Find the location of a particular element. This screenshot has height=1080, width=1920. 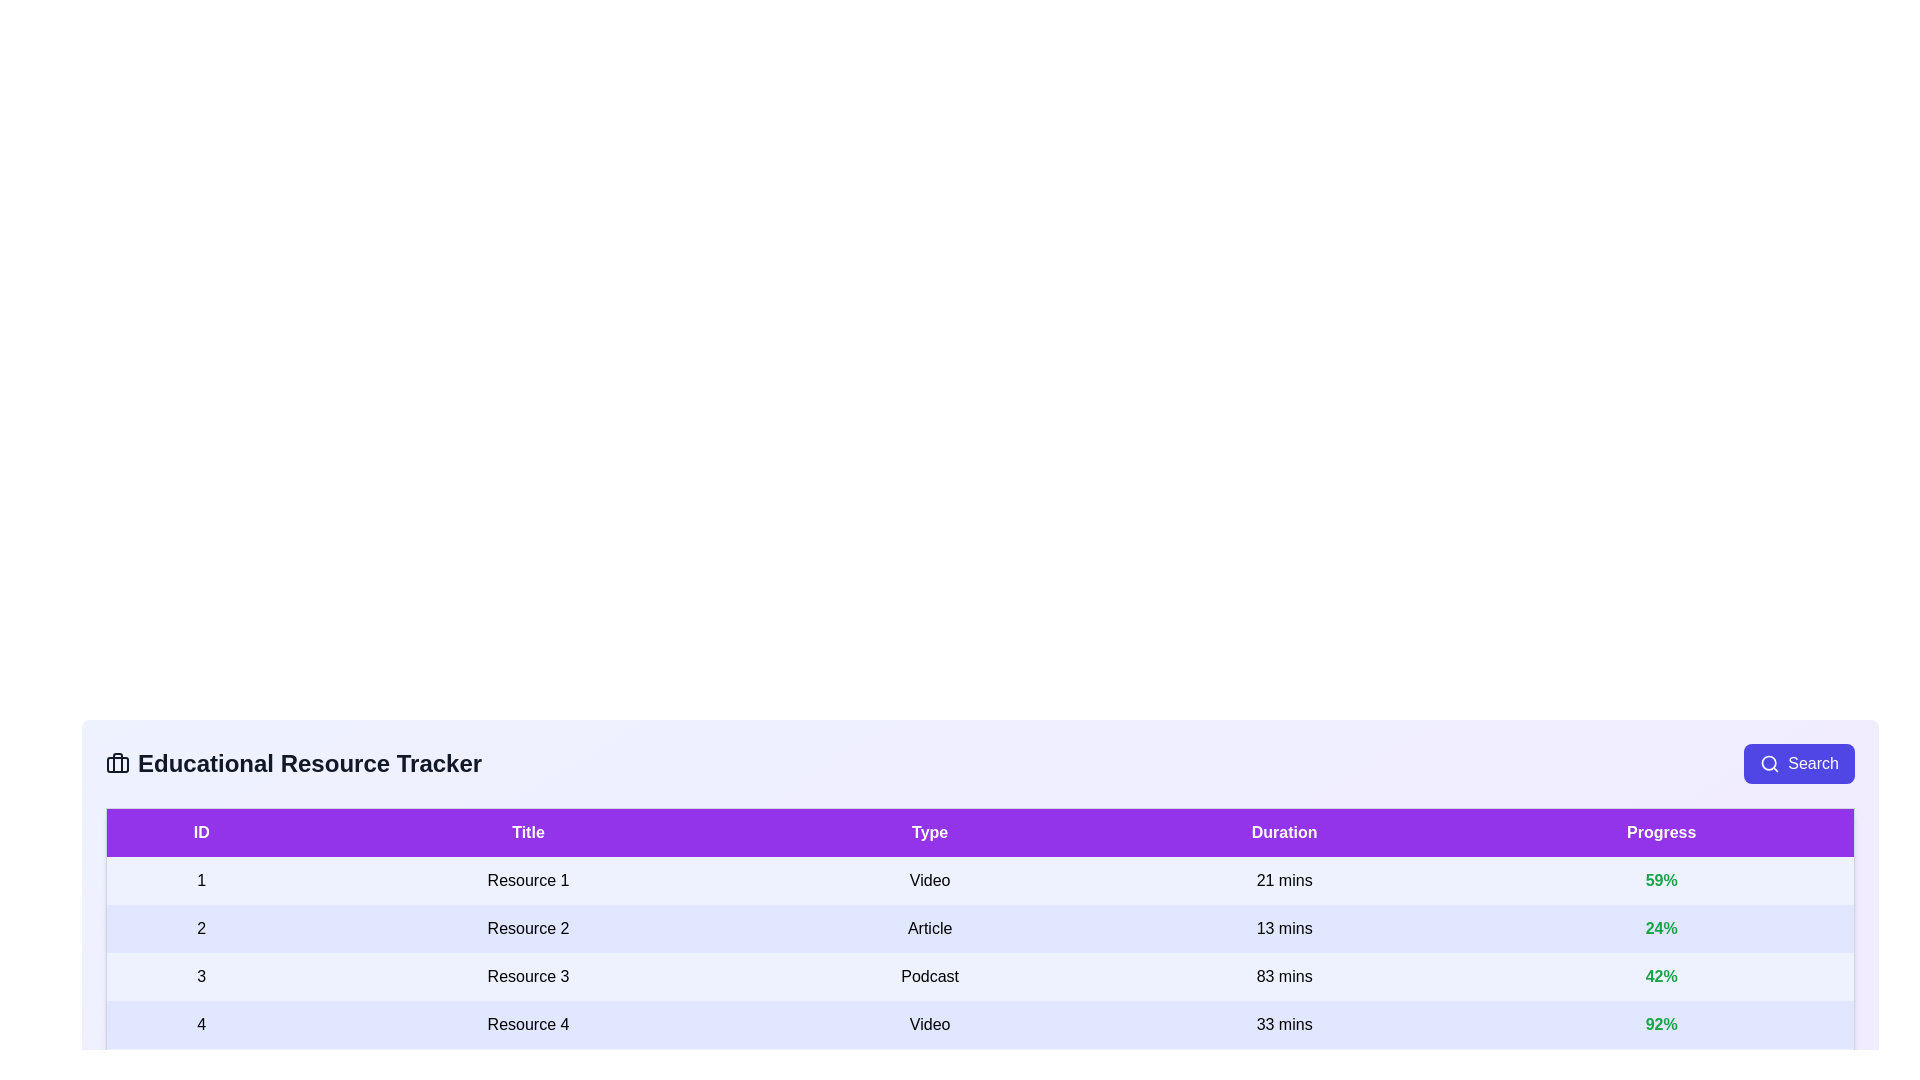

the column header Title to sort the resources by that column is located at coordinates (528, 832).